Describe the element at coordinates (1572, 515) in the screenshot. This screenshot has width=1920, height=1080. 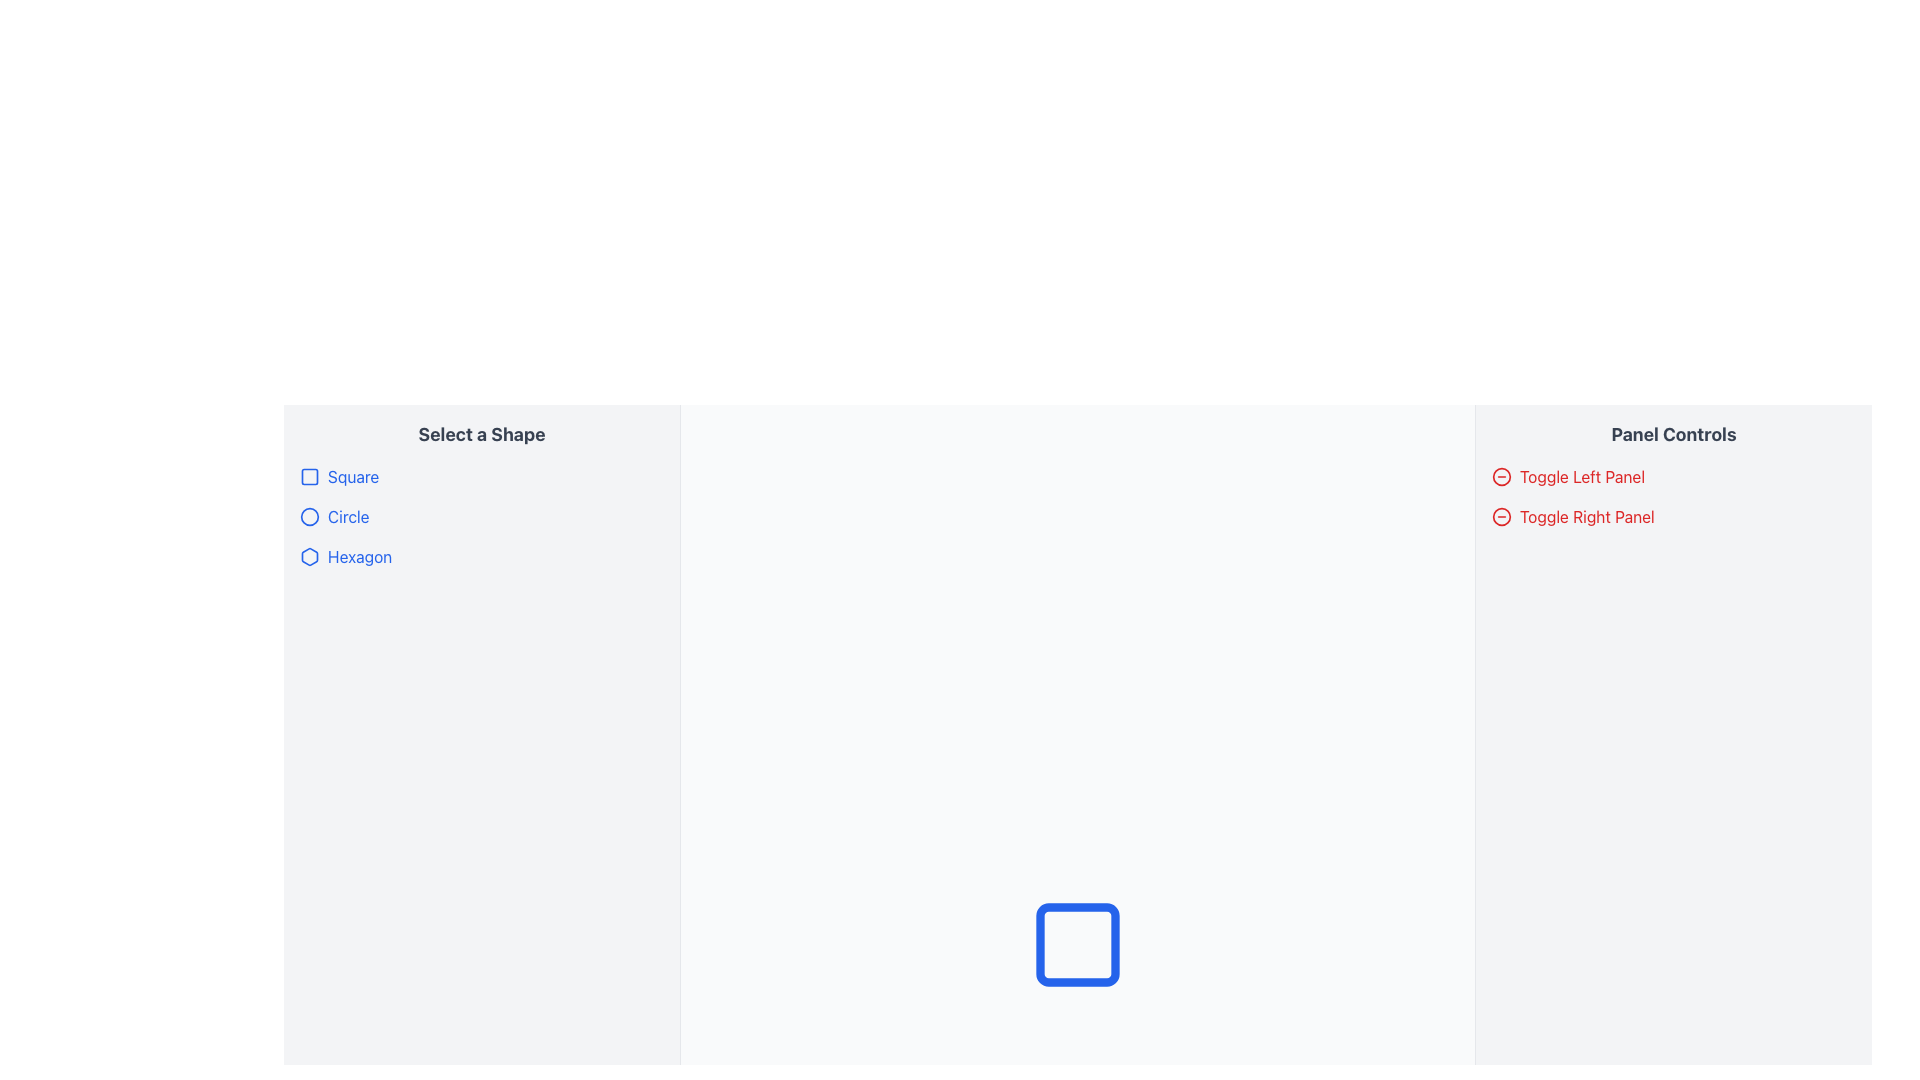
I see `the button located in the 'Panel Controls' section, beneath the 'Toggle Left Panel' button` at that location.